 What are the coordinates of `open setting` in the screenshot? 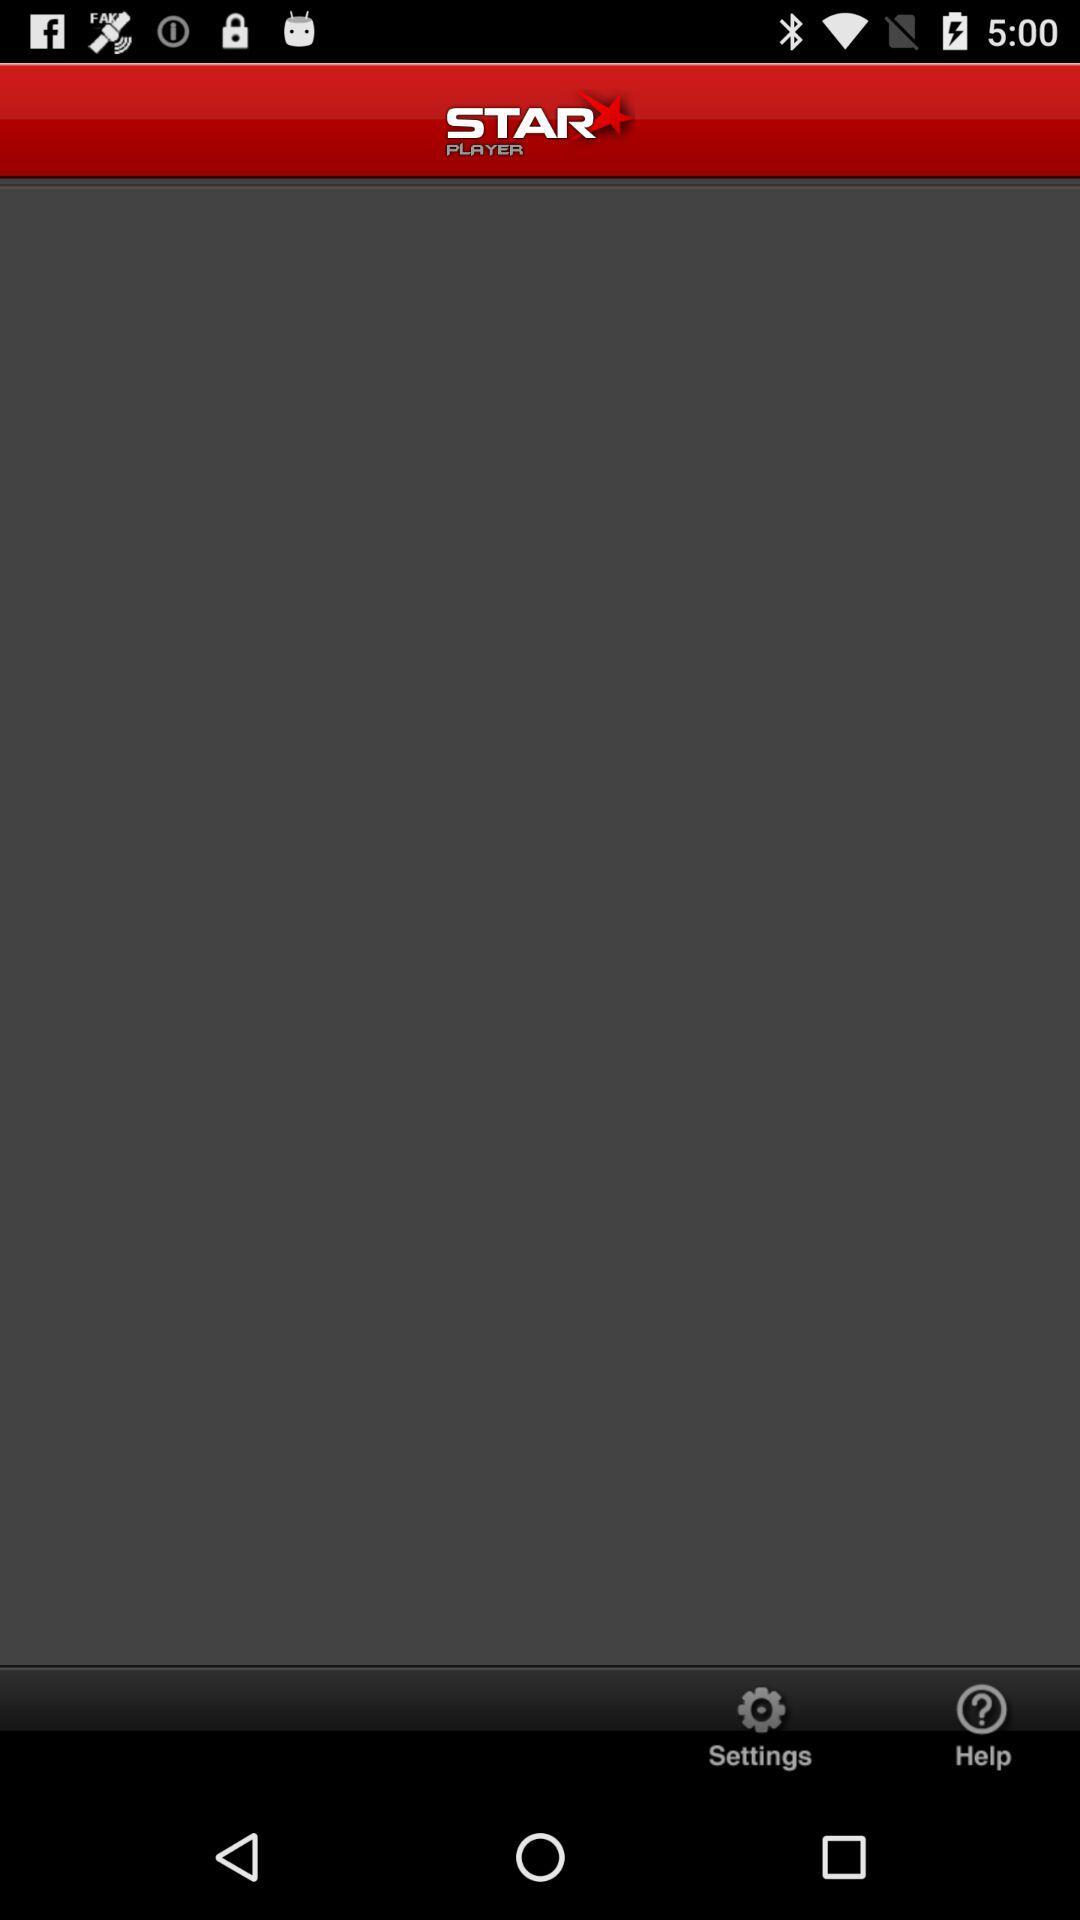 It's located at (760, 1728).